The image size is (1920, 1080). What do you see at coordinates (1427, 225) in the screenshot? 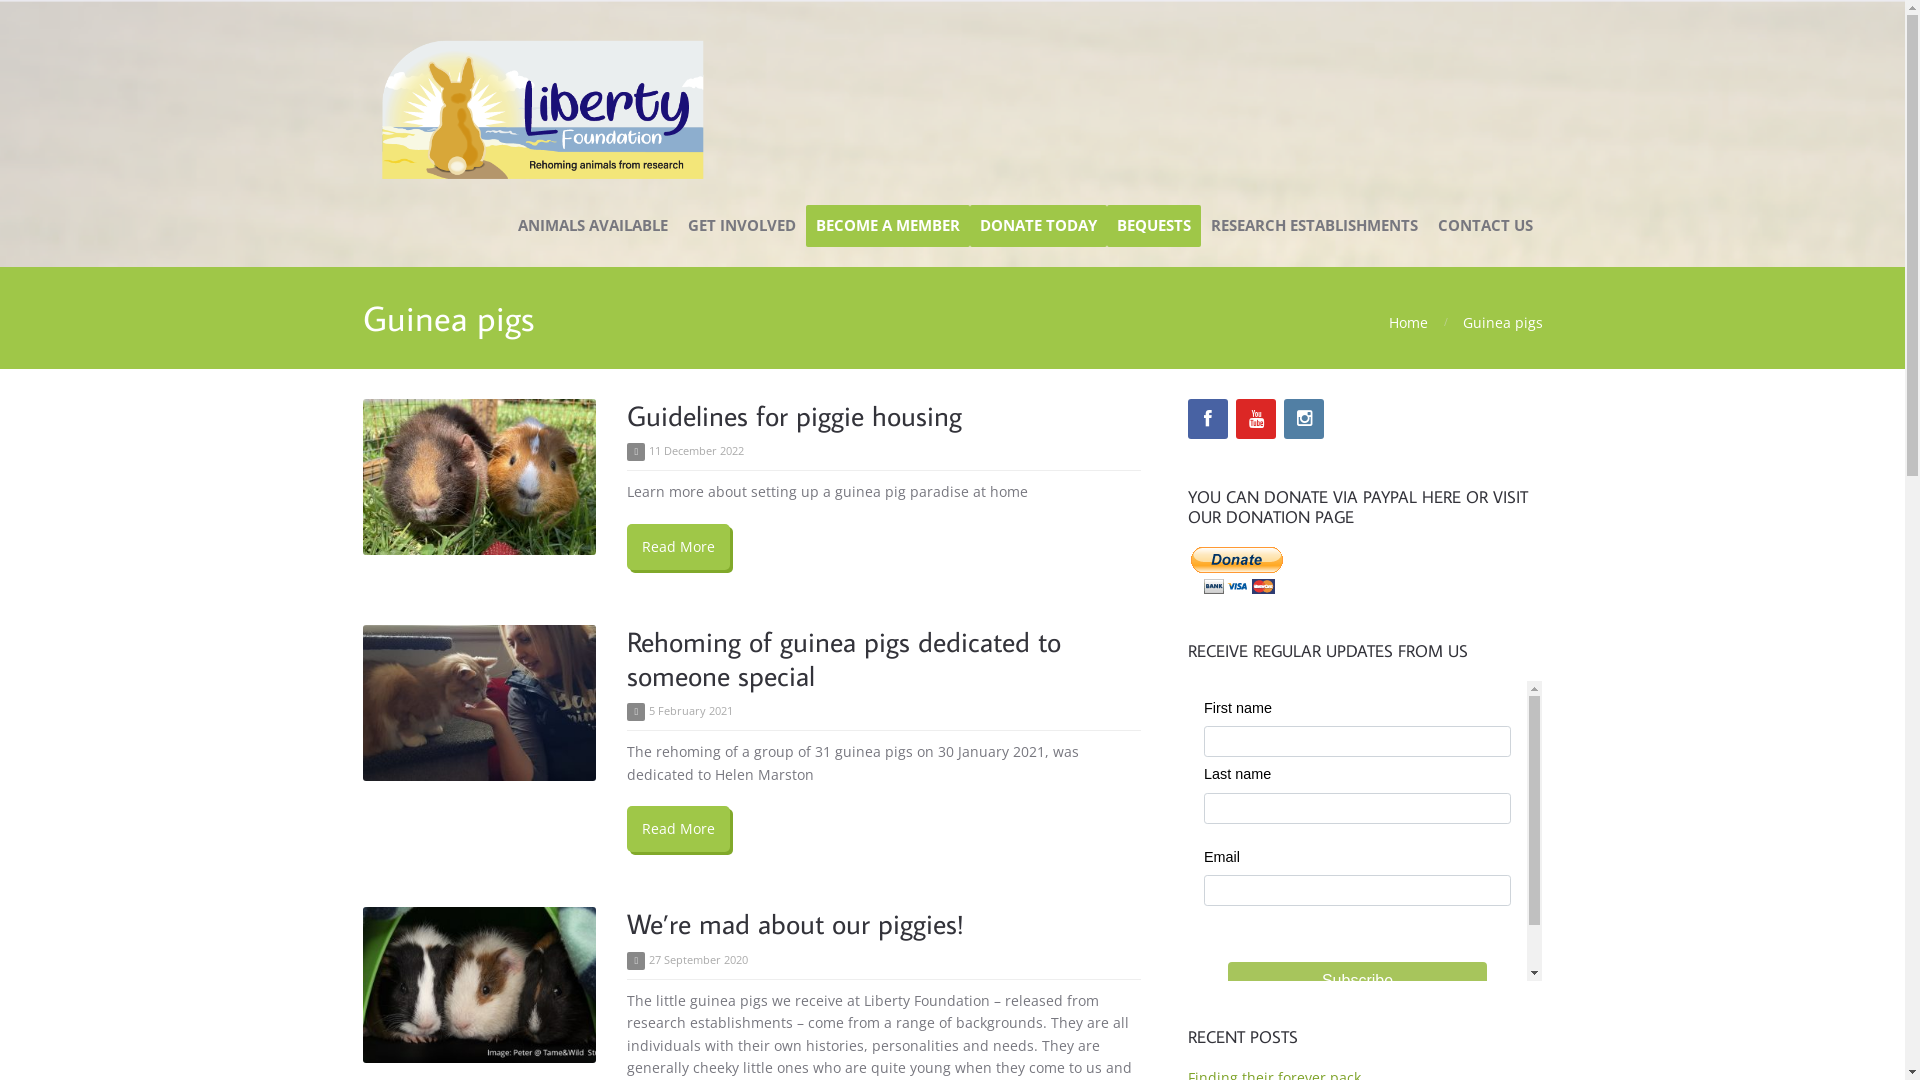
I see `'CONTACT US'` at bounding box center [1427, 225].